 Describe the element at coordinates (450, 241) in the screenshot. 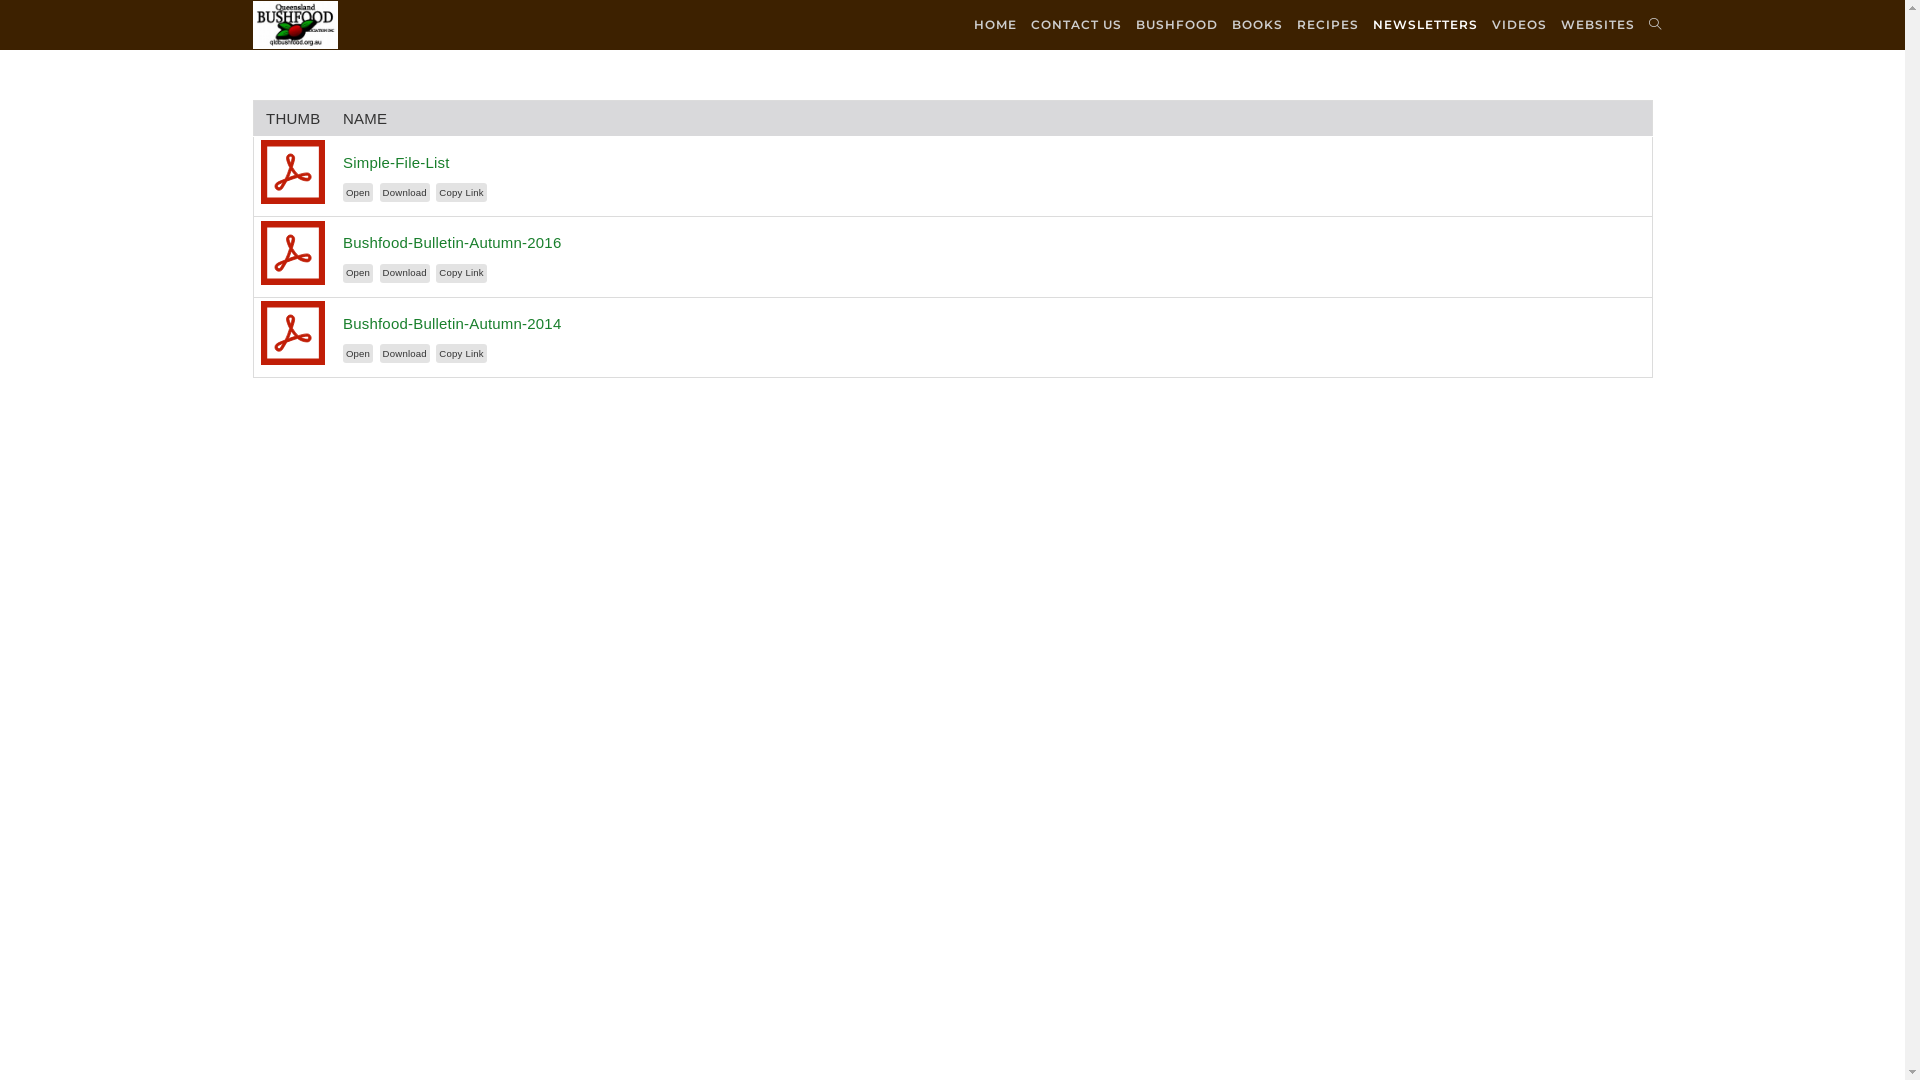

I see `'Bushfood-Bulletin-Autumn-2016'` at that location.